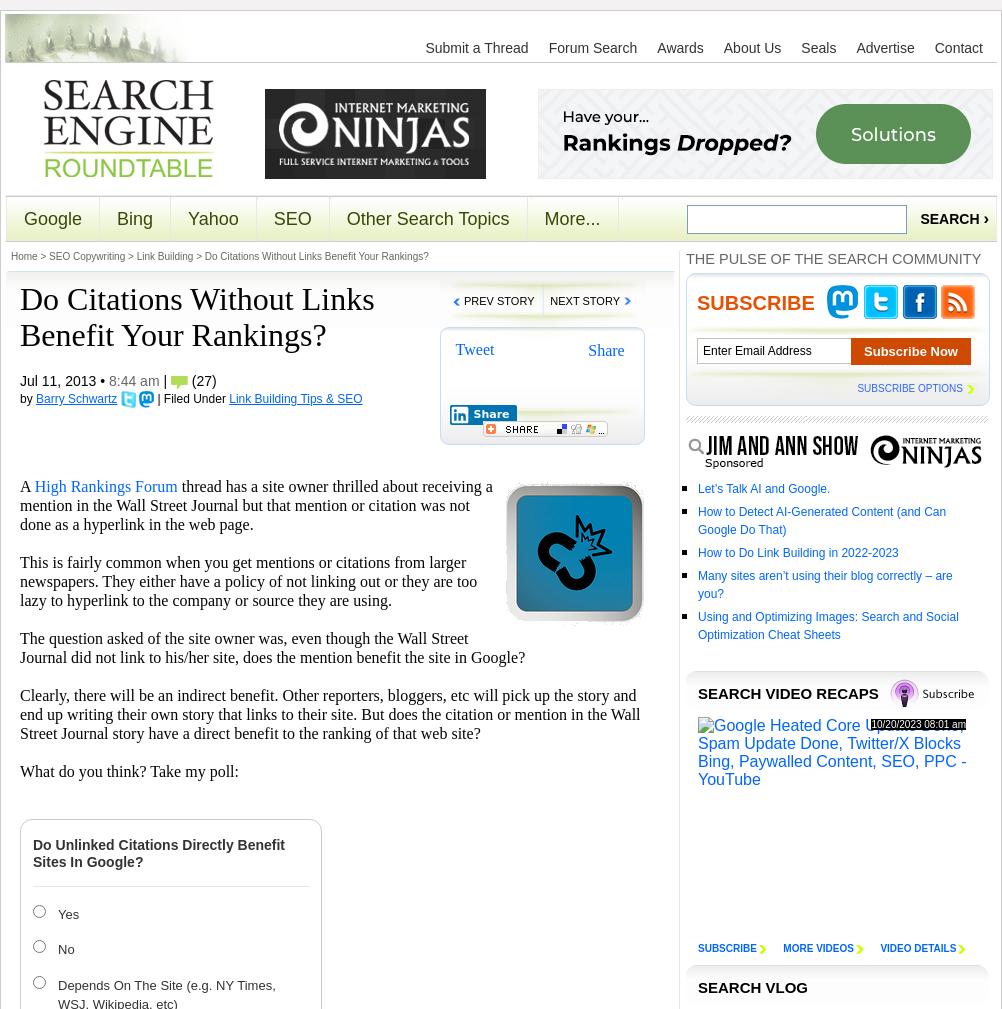 Image resolution: width=1002 pixels, height=1009 pixels. I want to click on 'More videos', so click(817, 948).